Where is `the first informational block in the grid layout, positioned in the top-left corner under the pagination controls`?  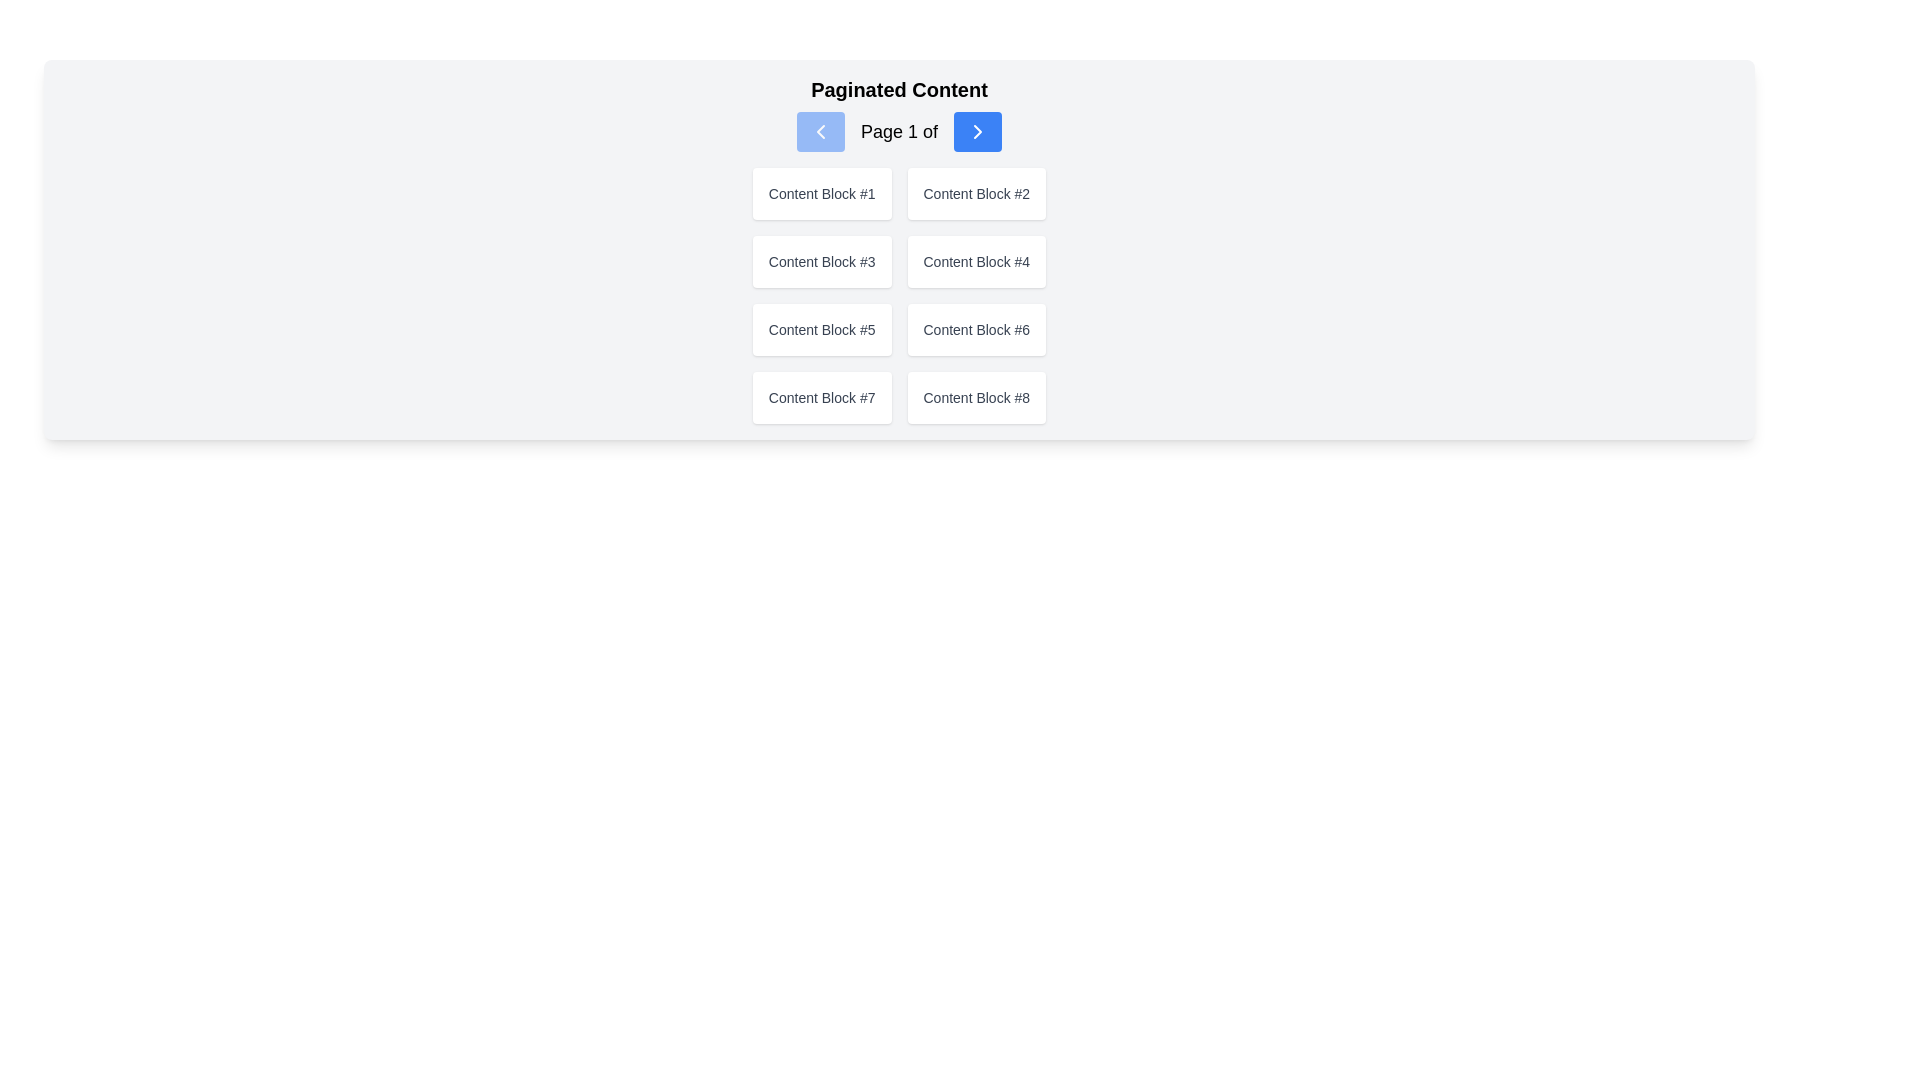
the first informational block in the grid layout, positioned in the top-left corner under the pagination controls is located at coordinates (822, 193).